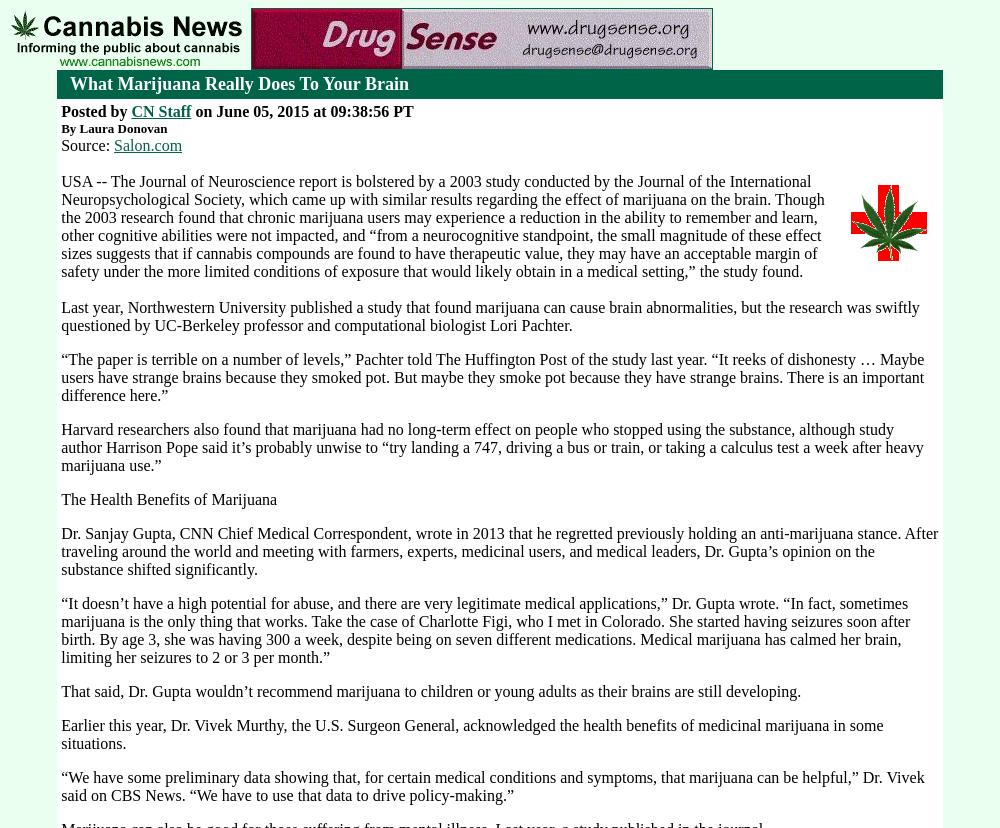  Describe the element at coordinates (491, 786) in the screenshot. I see `'“We have some preliminary data showing that, for certain medical conditions and symptoms, that marijuana can be helpful,” Dr. Vivek said on CBS News. “We have to use that data to drive policy-making.”'` at that location.